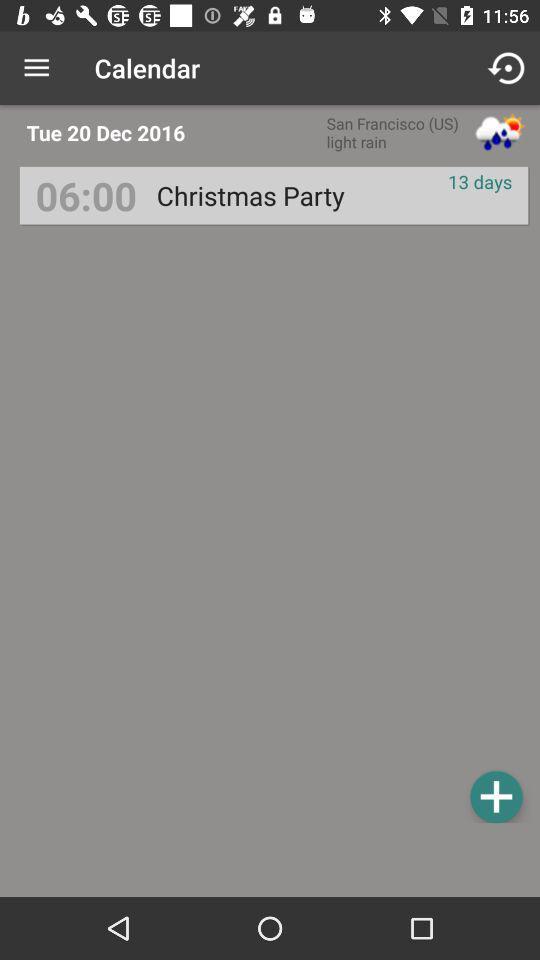 The height and width of the screenshot is (960, 540). What do you see at coordinates (250, 195) in the screenshot?
I see `item to the right of 06:00 item` at bounding box center [250, 195].